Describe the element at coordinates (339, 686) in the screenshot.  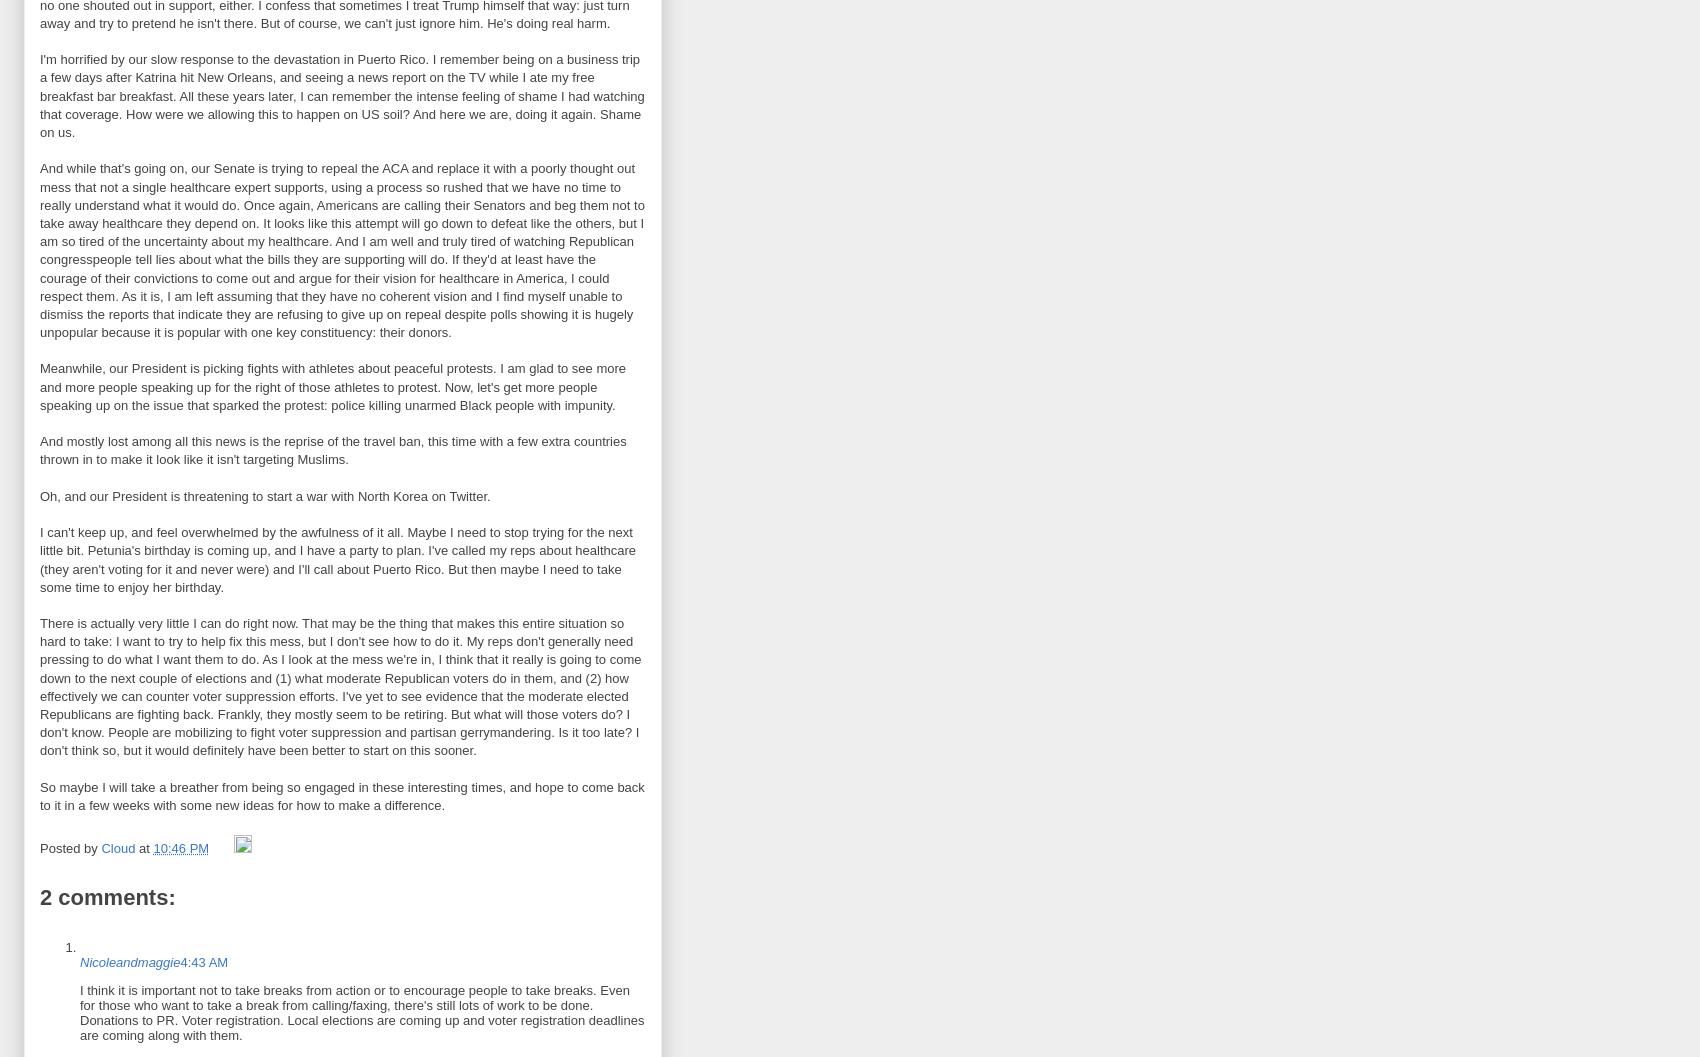
I see `'There is actually very little I can do right now. That may be the thing that makes this entire situation so hard to take: I want to try to help fix this mess, but I don't see how to do it. My reps don't generally need pressing to do what I want them to do. As I look at the mess we're in, I think that it really is going to come down to the next couple of elections and (1) what moderate Republican voters do in them, and (2) how effectively we can counter voter suppression efforts. I've yet to see evidence that the moderate elected Republicans are fighting back. Frankly, they mostly seem to be retiring. But what will those voters do? I don't know. People are mobilizing to fight voter suppression and partisan gerrymandering. Is it too late? I don't think so, but it would definitely have been better to start on this sooner.'` at that location.